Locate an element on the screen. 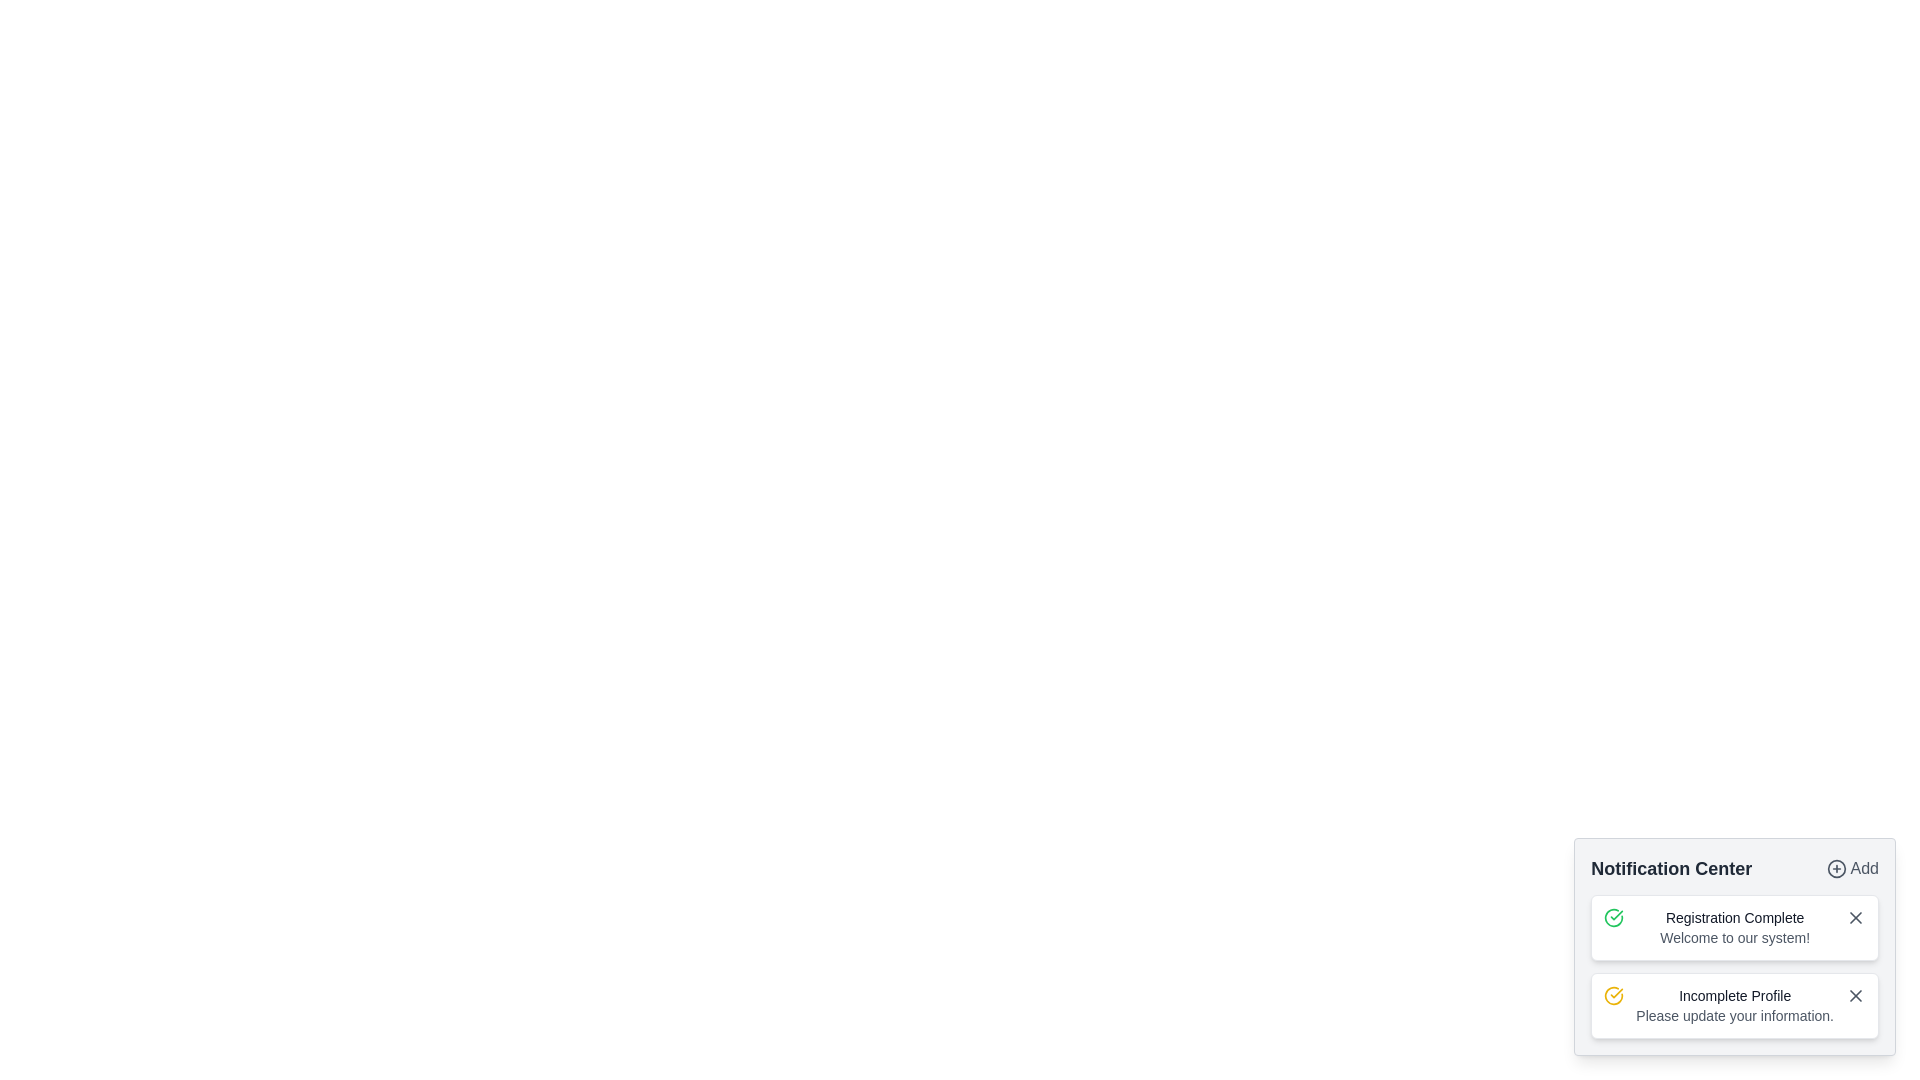 The height and width of the screenshot is (1080, 1920). the circular confirmation icon with a yellow outline and a white center located is located at coordinates (1613, 995).